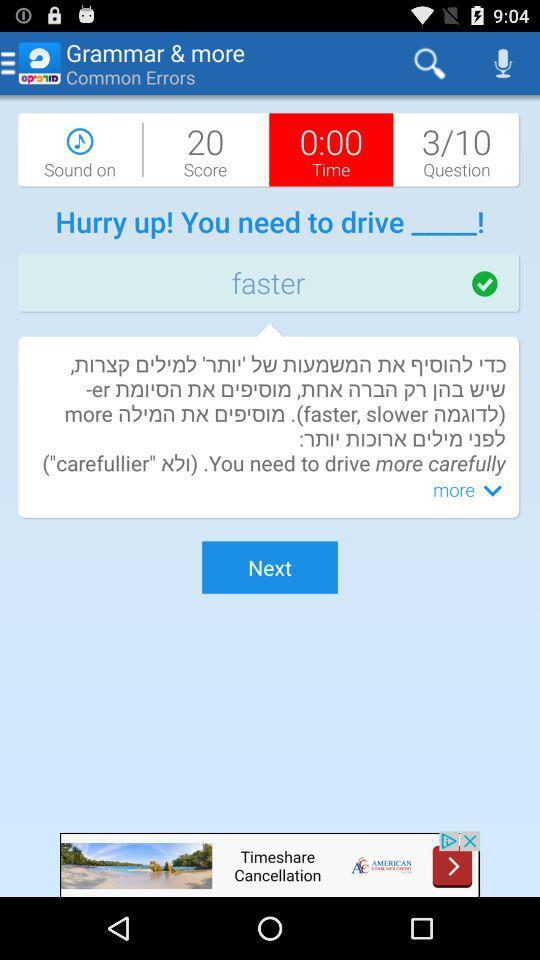 The width and height of the screenshot is (540, 960). What do you see at coordinates (270, 863) in the screenshot?
I see `the advertised website` at bounding box center [270, 863].